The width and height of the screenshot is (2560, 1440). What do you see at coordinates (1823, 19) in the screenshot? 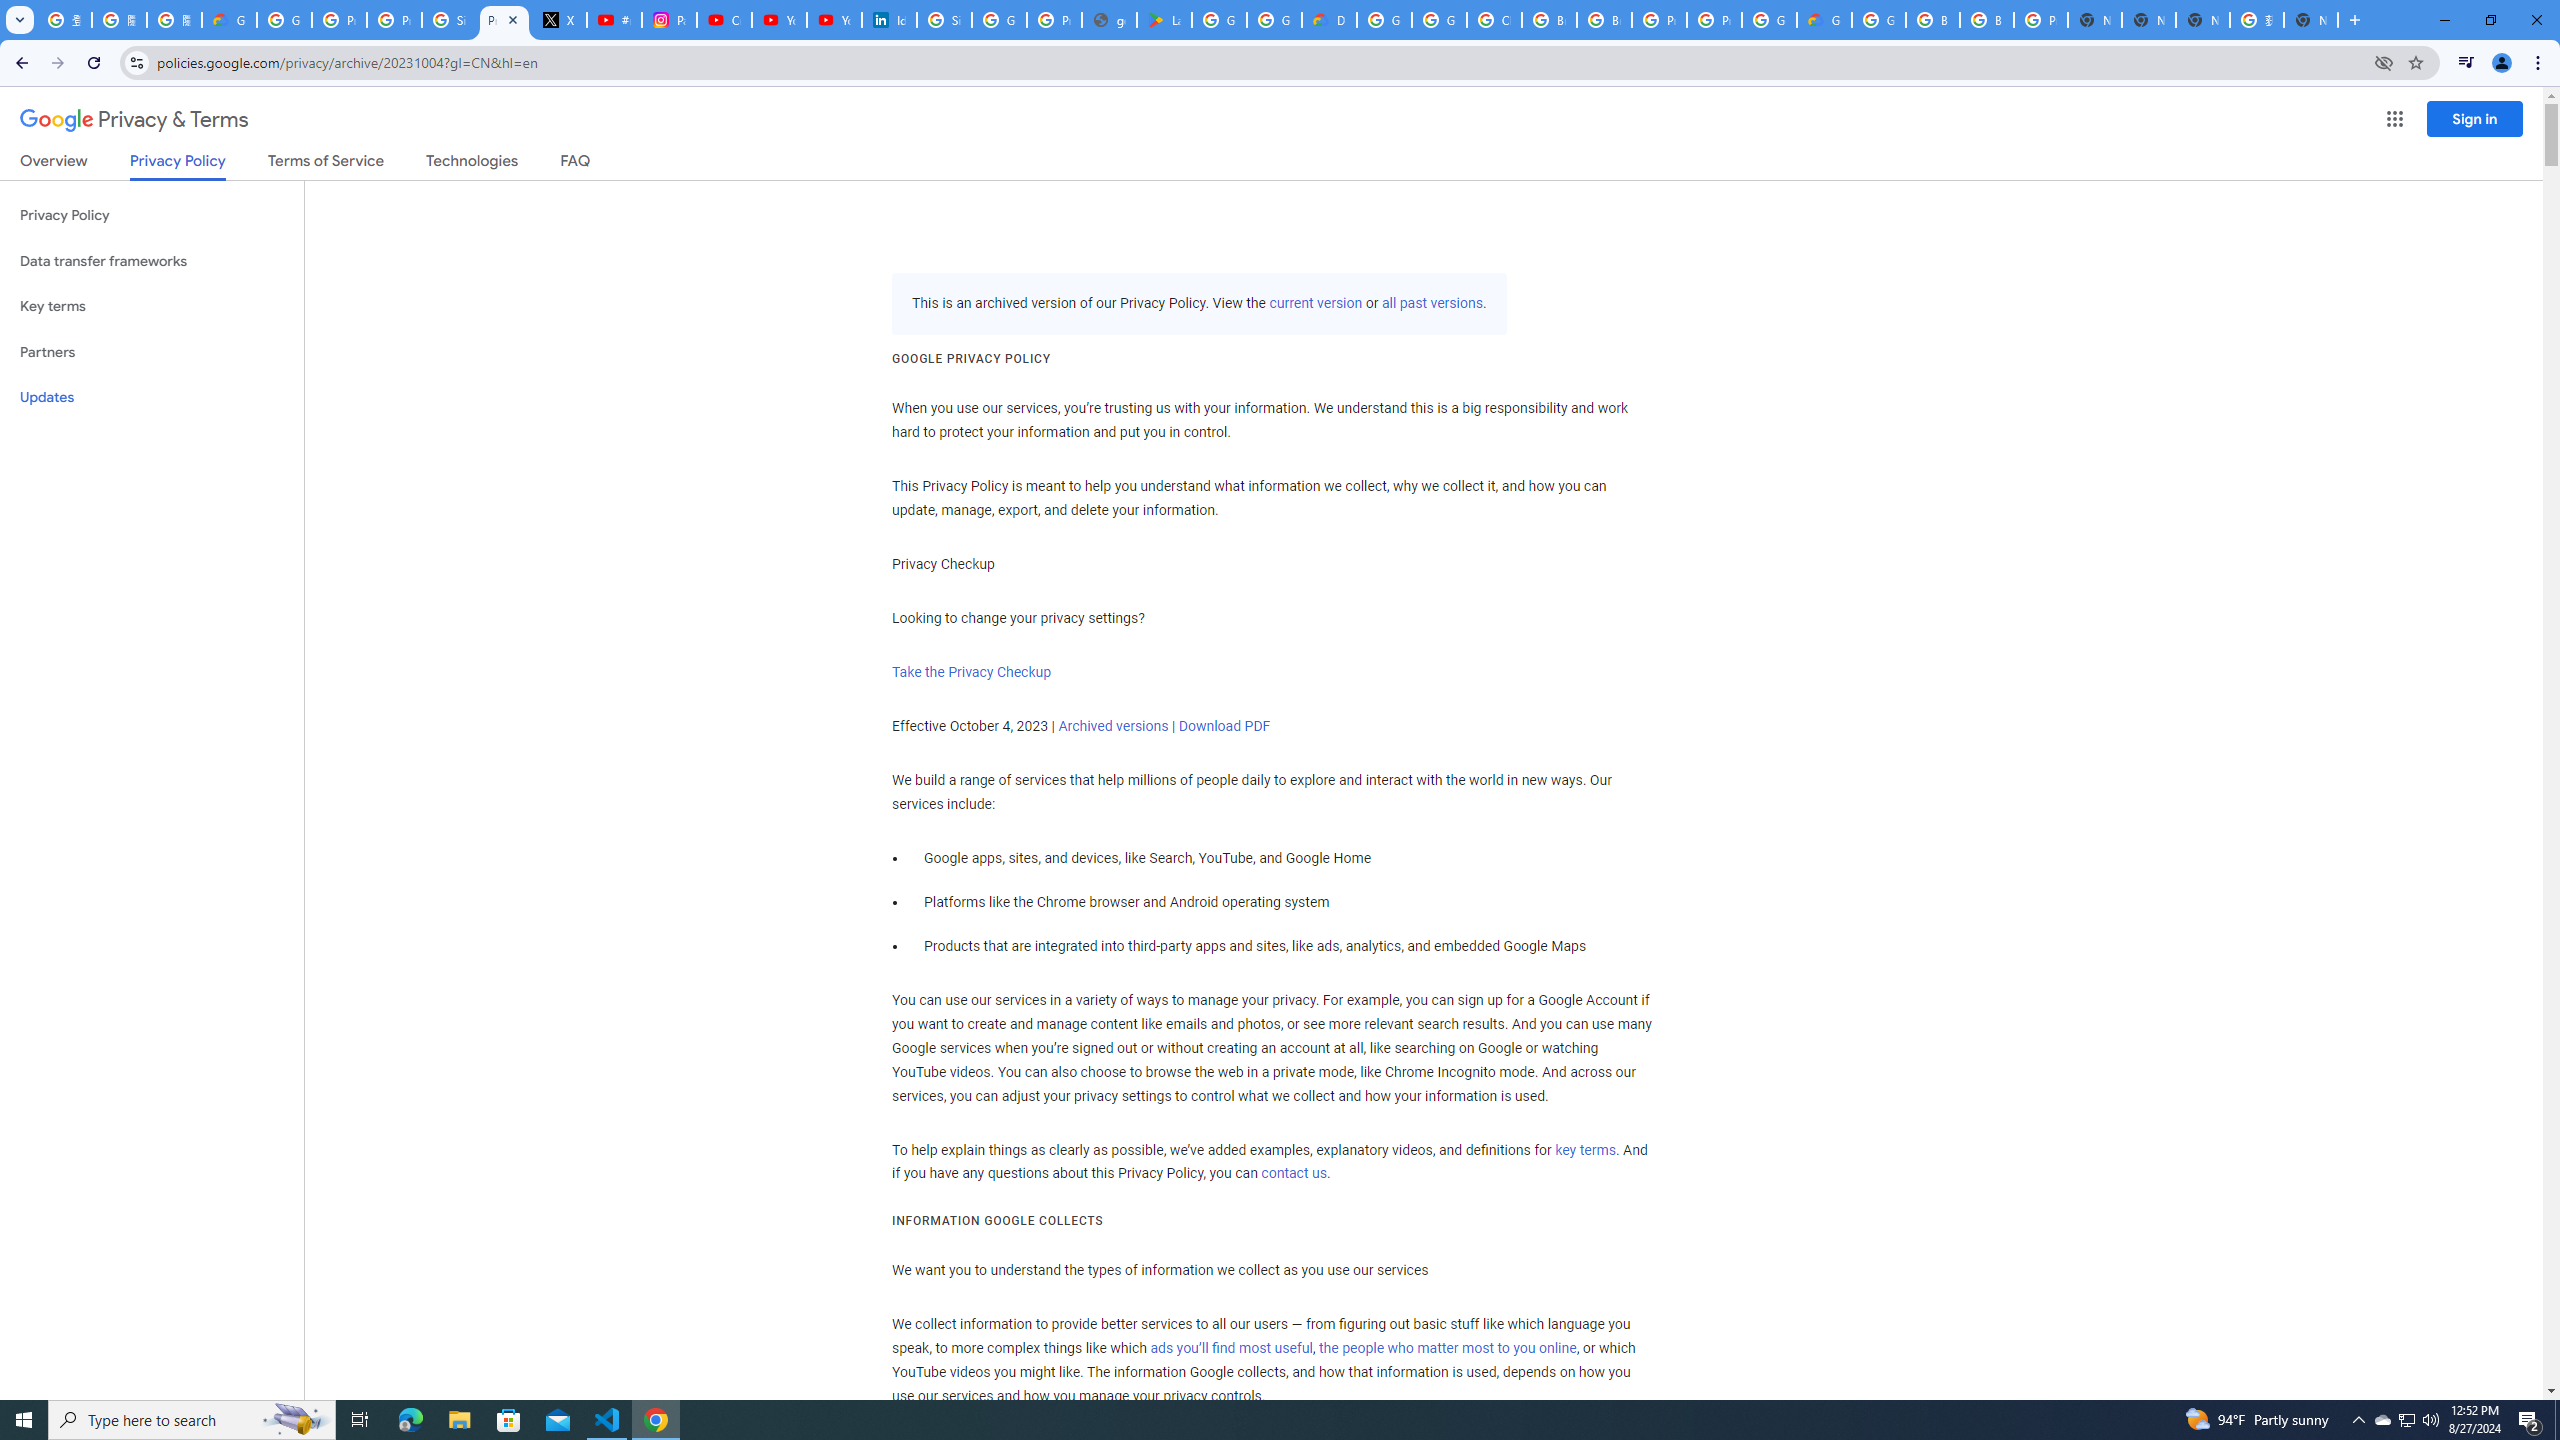
I see `'Google Cloud Estimate Summary'` at bounding box center [1823, 19].